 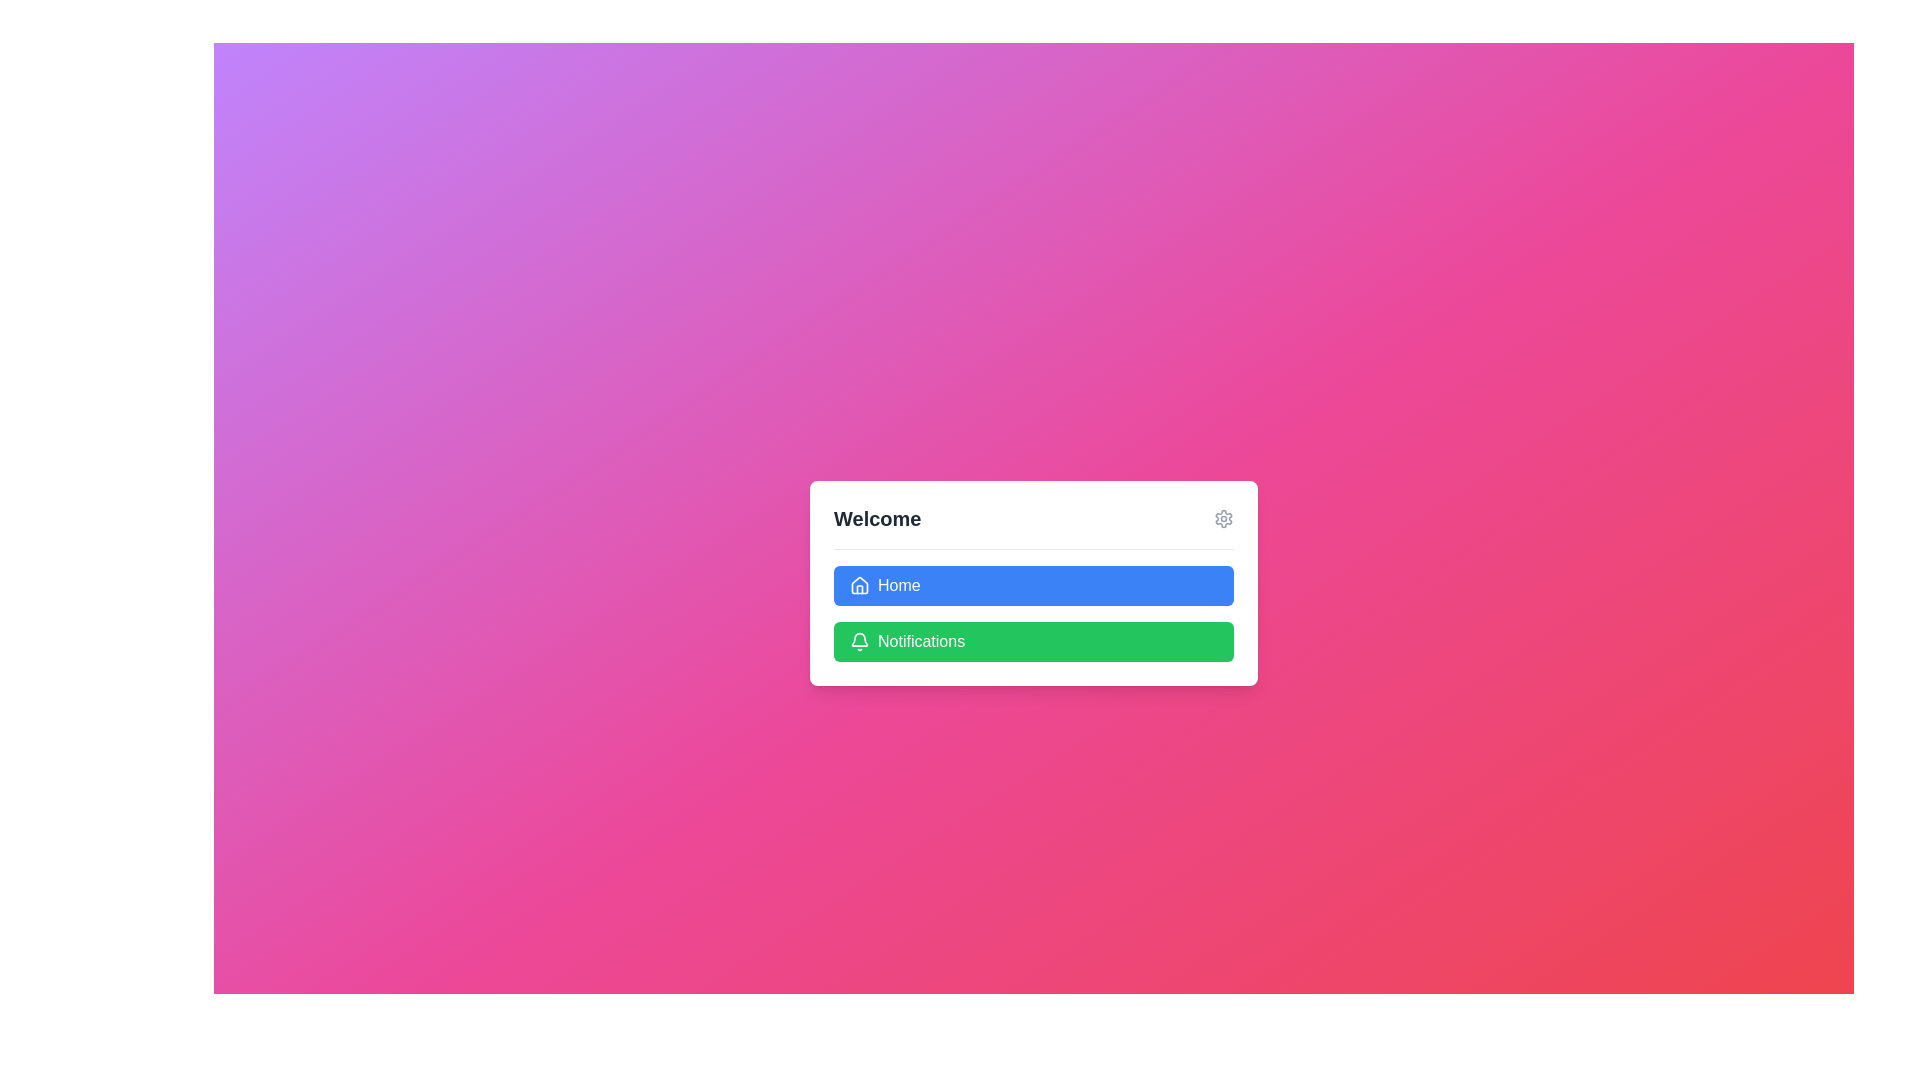 I want to click on the SVG icon located at the top-right corner of the 'Welcome' card interface, which is adjacent to the card's header text, so click(x=1223, y=516).